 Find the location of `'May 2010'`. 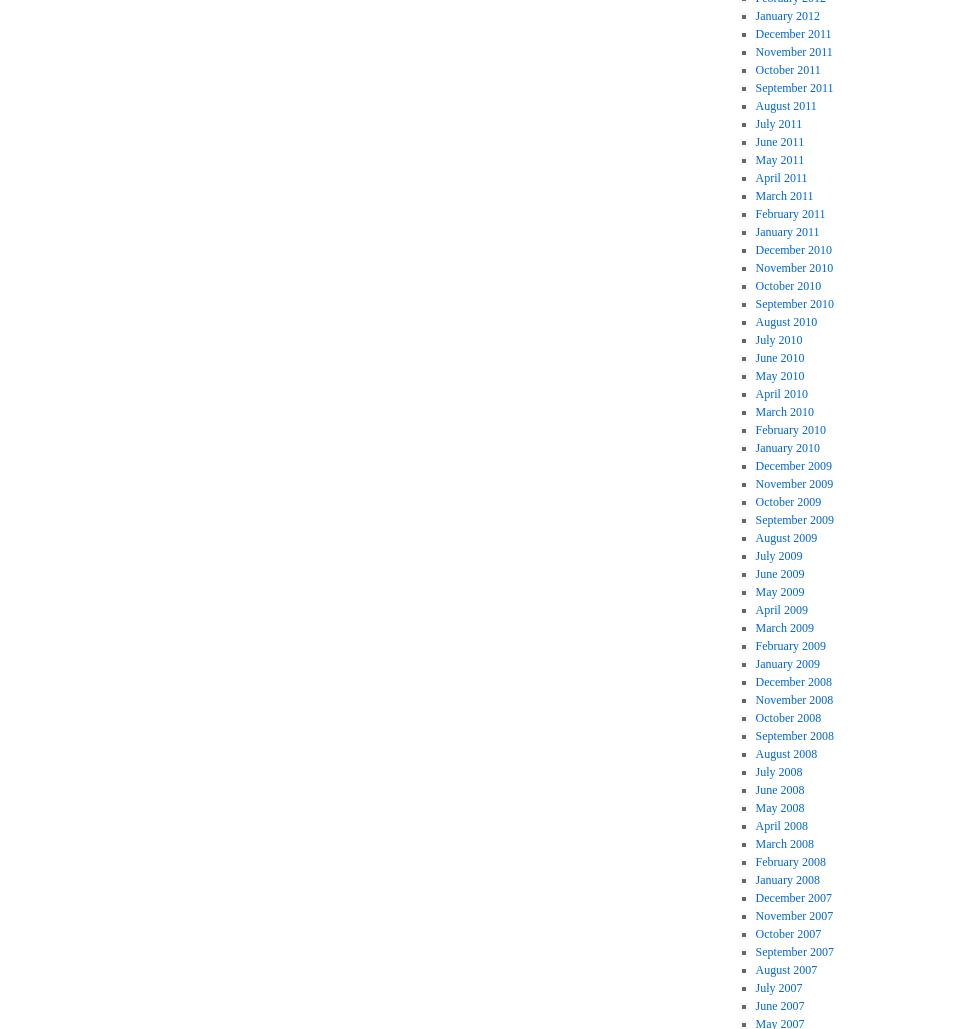

'May 2010' is located at coordinates (754, 374).